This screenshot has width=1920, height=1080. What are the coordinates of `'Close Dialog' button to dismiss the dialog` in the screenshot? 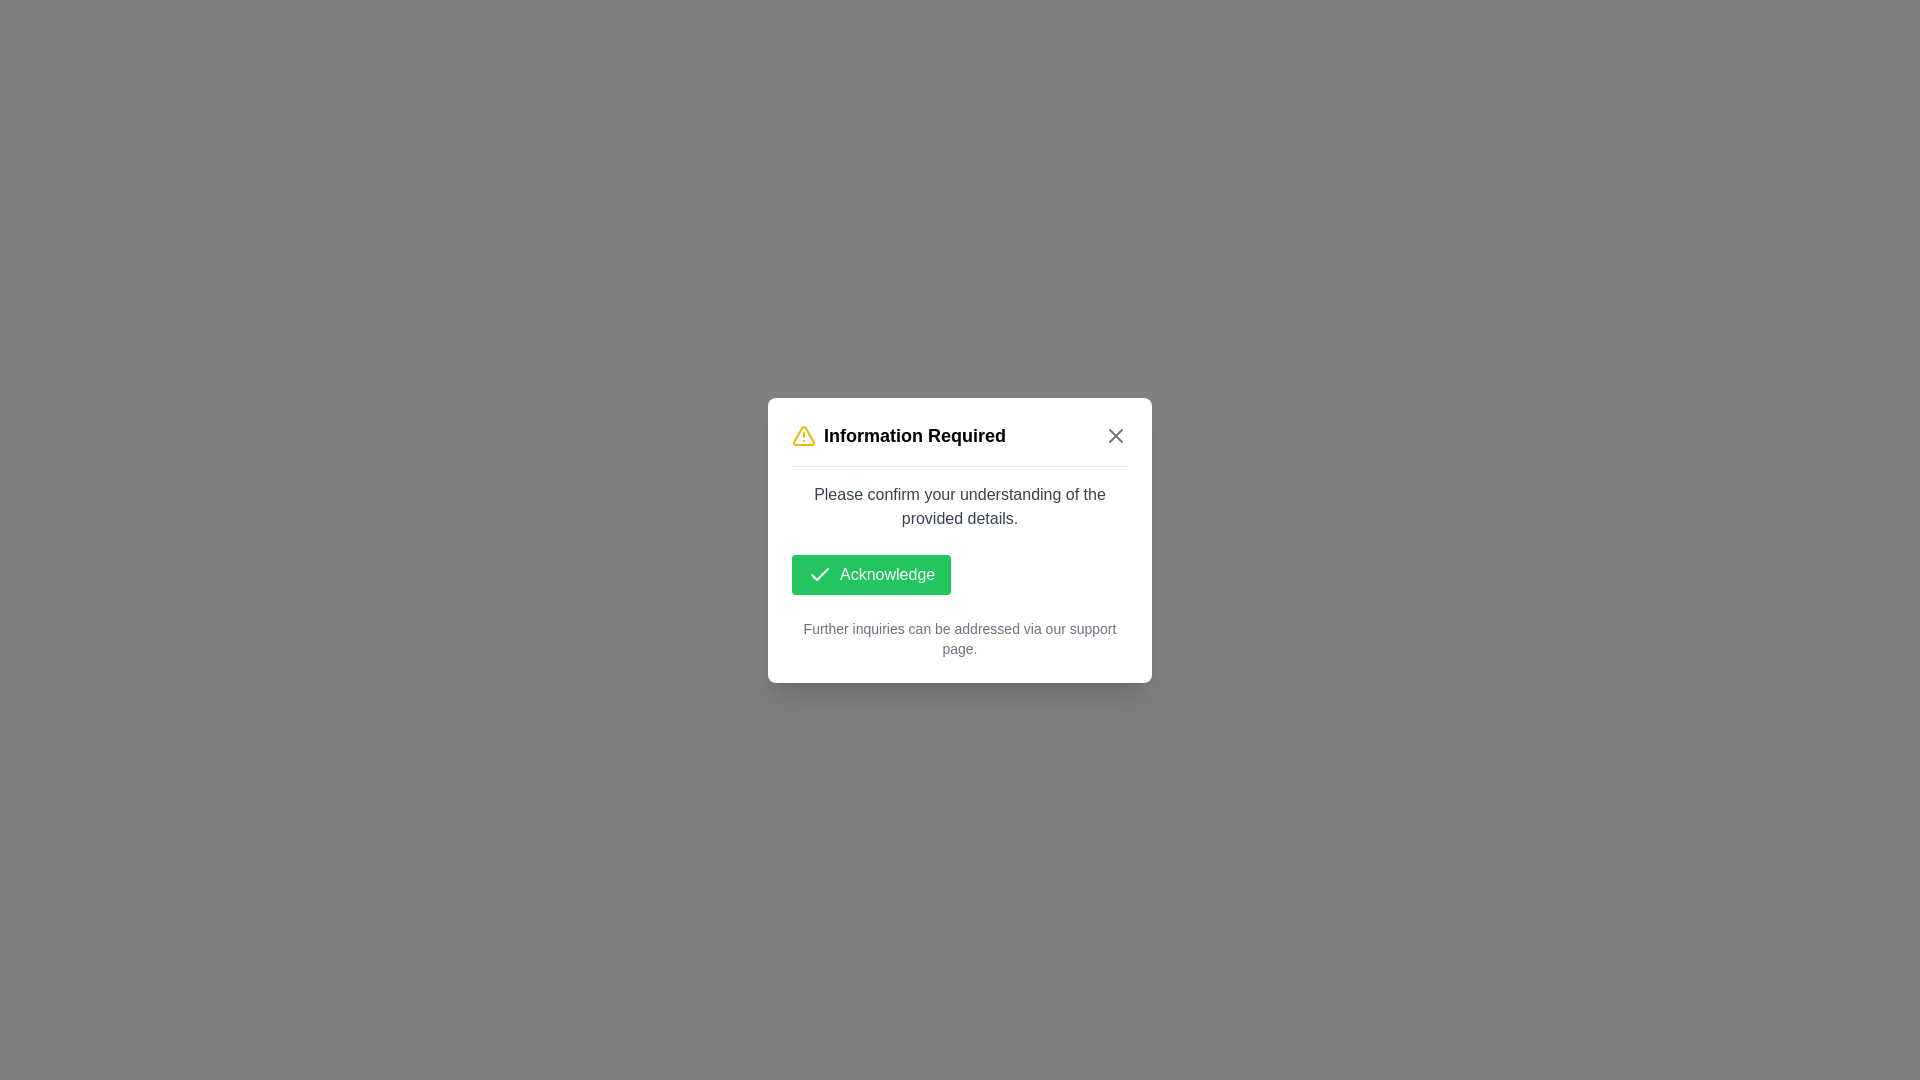 It's located at (1115, 434).